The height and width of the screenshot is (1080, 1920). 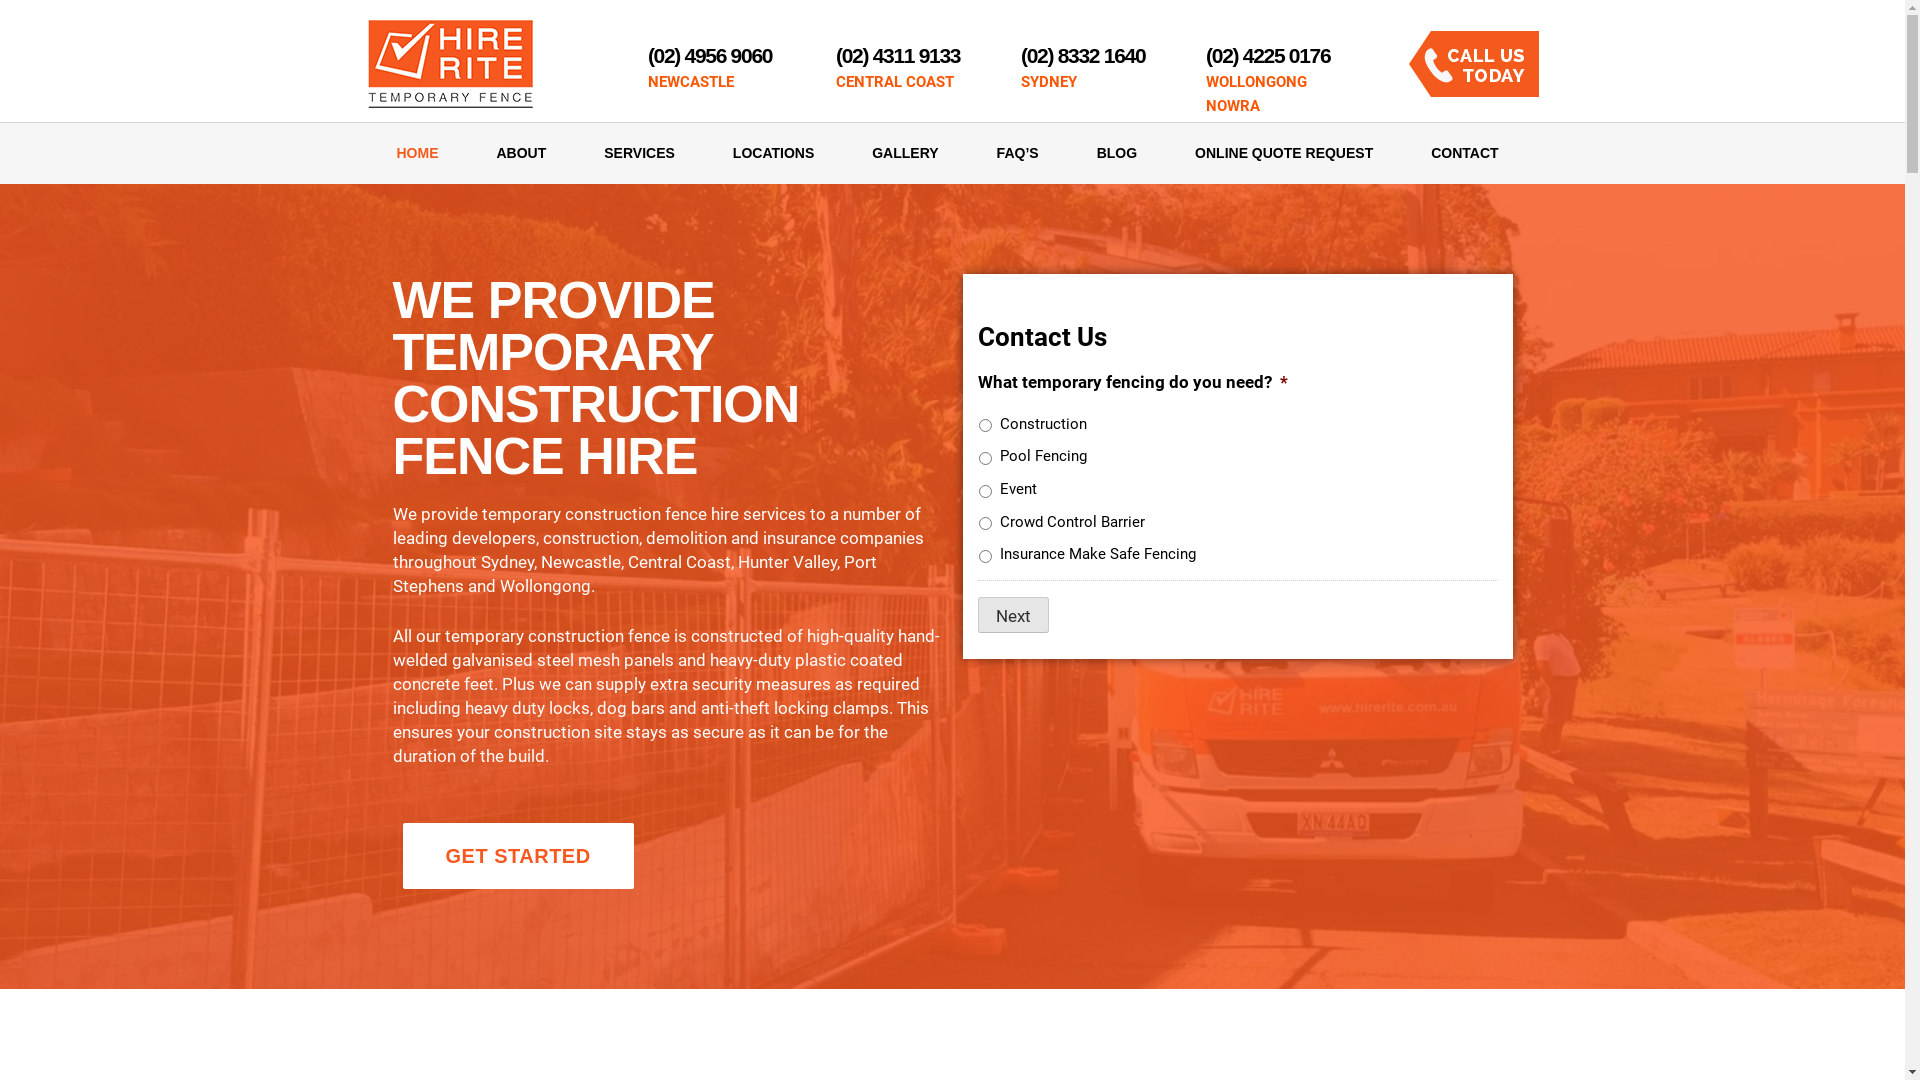 What do you see at coordinates (904, 152) in the screenshot?
I see `'GALLERY'` at bounding box center [904, 152].